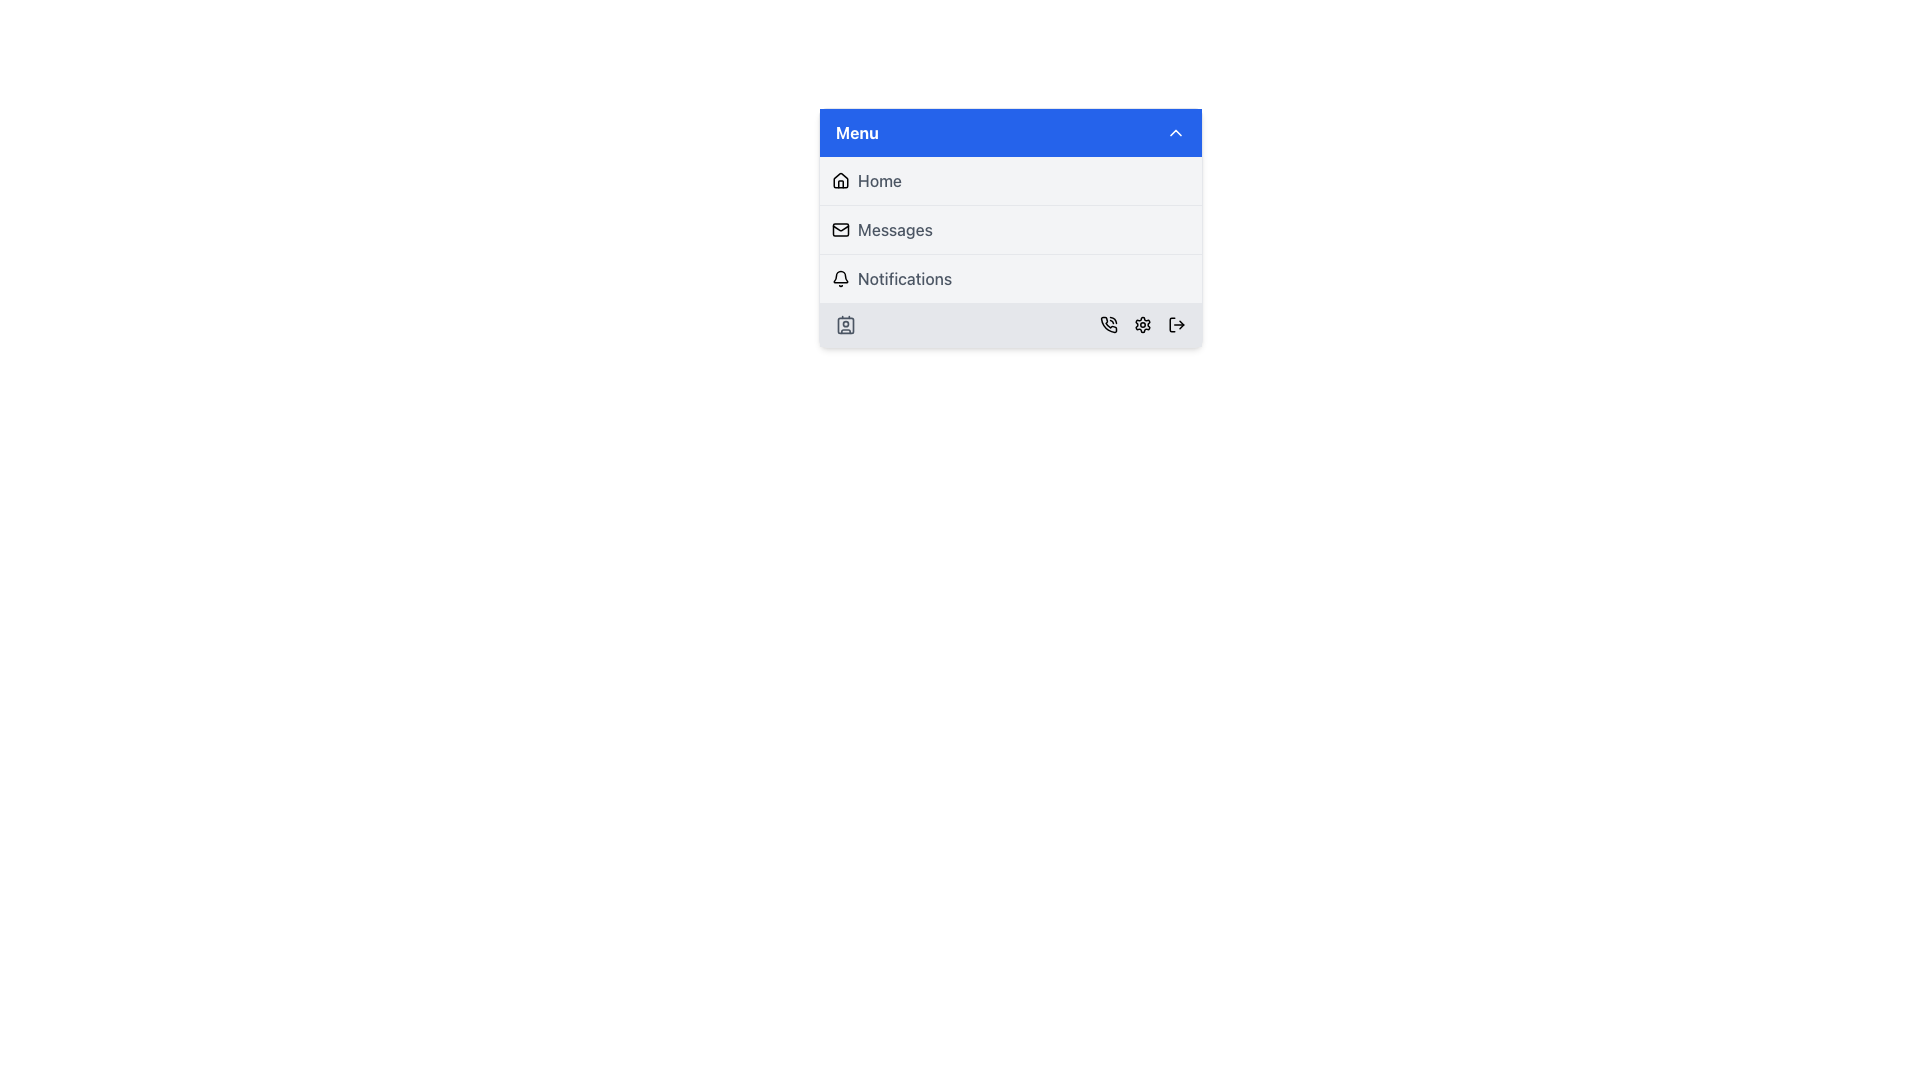  I want to click on the 'Messages' menu item, which is the second row in the menu layout, so click(1011, 229).